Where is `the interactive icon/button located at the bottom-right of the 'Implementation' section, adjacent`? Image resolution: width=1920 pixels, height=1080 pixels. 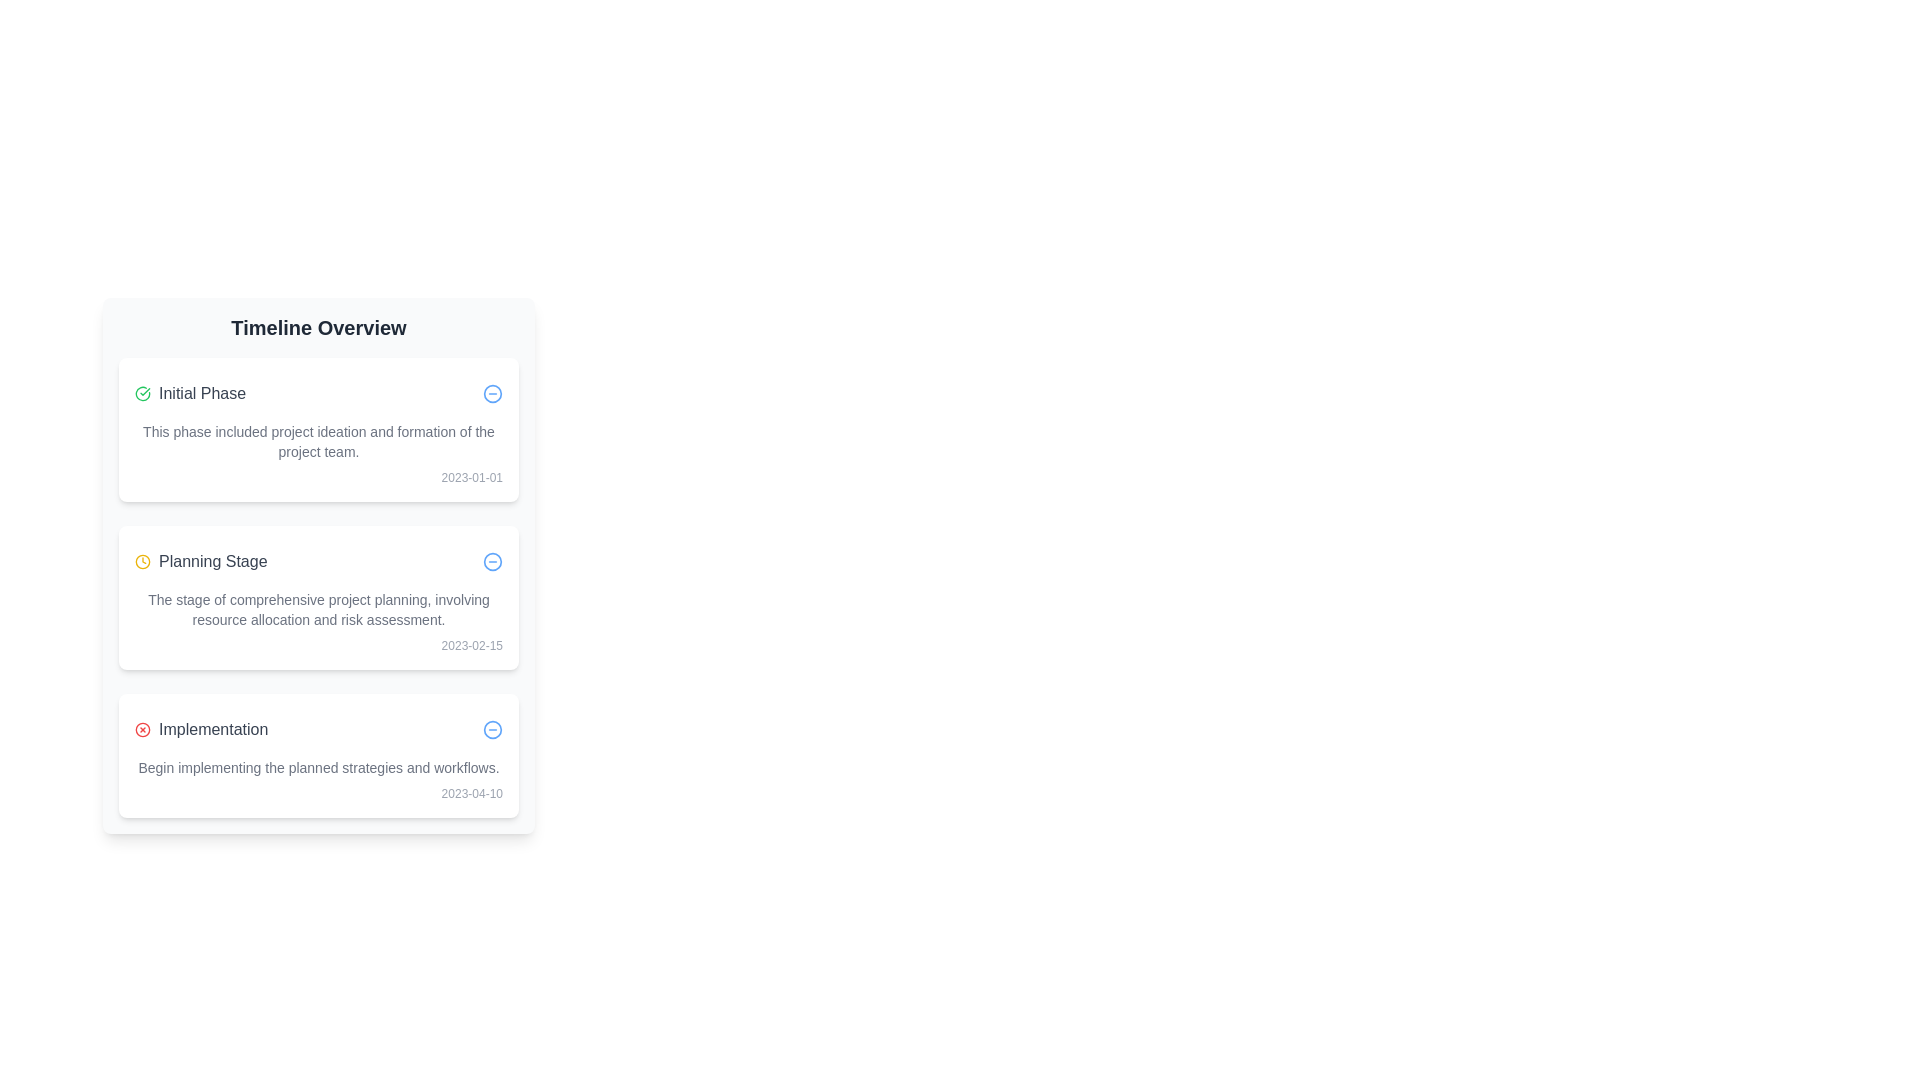
the interactive icon/button located at the bottom-right of the 'Implementation' section, adjacent is located at coordinates (493, 729).